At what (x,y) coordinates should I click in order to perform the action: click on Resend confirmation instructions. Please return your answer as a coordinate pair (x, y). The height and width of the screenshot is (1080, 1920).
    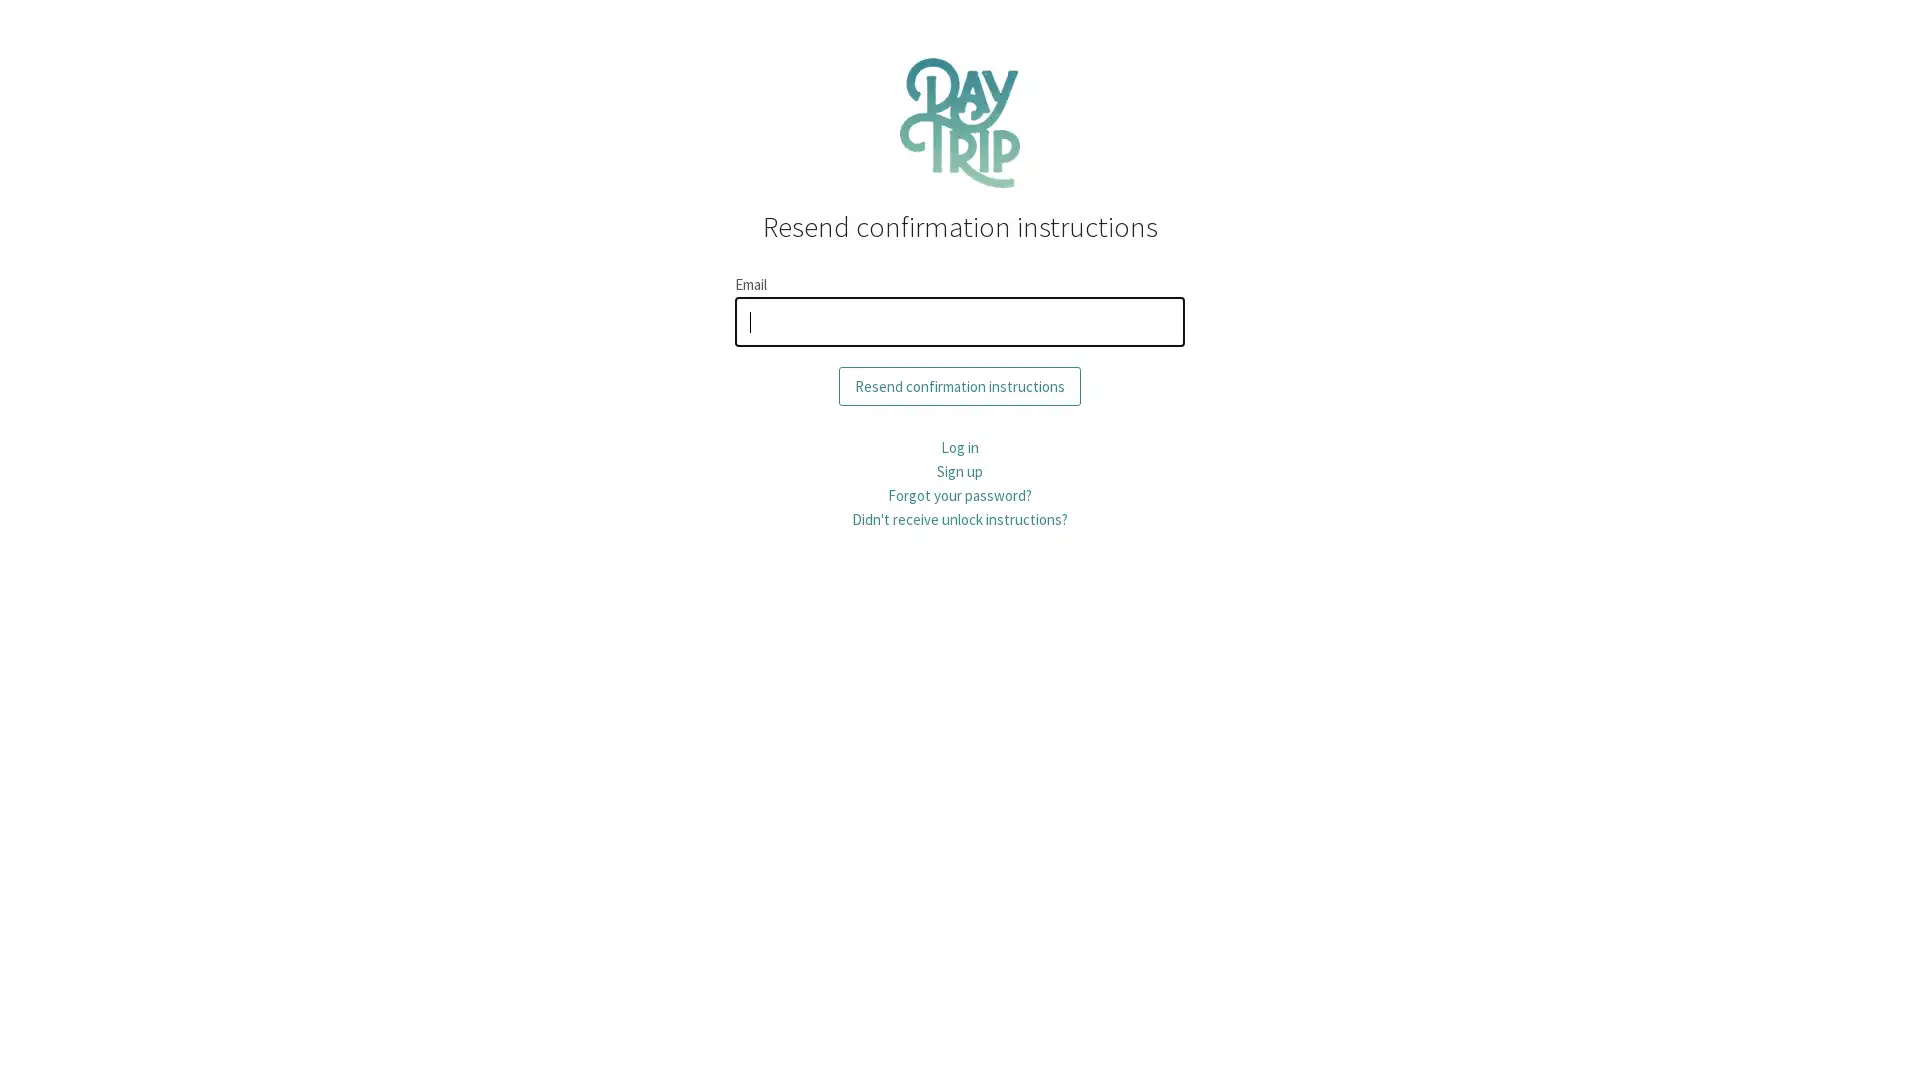
    Looking at the image, I should click on (960, 385).